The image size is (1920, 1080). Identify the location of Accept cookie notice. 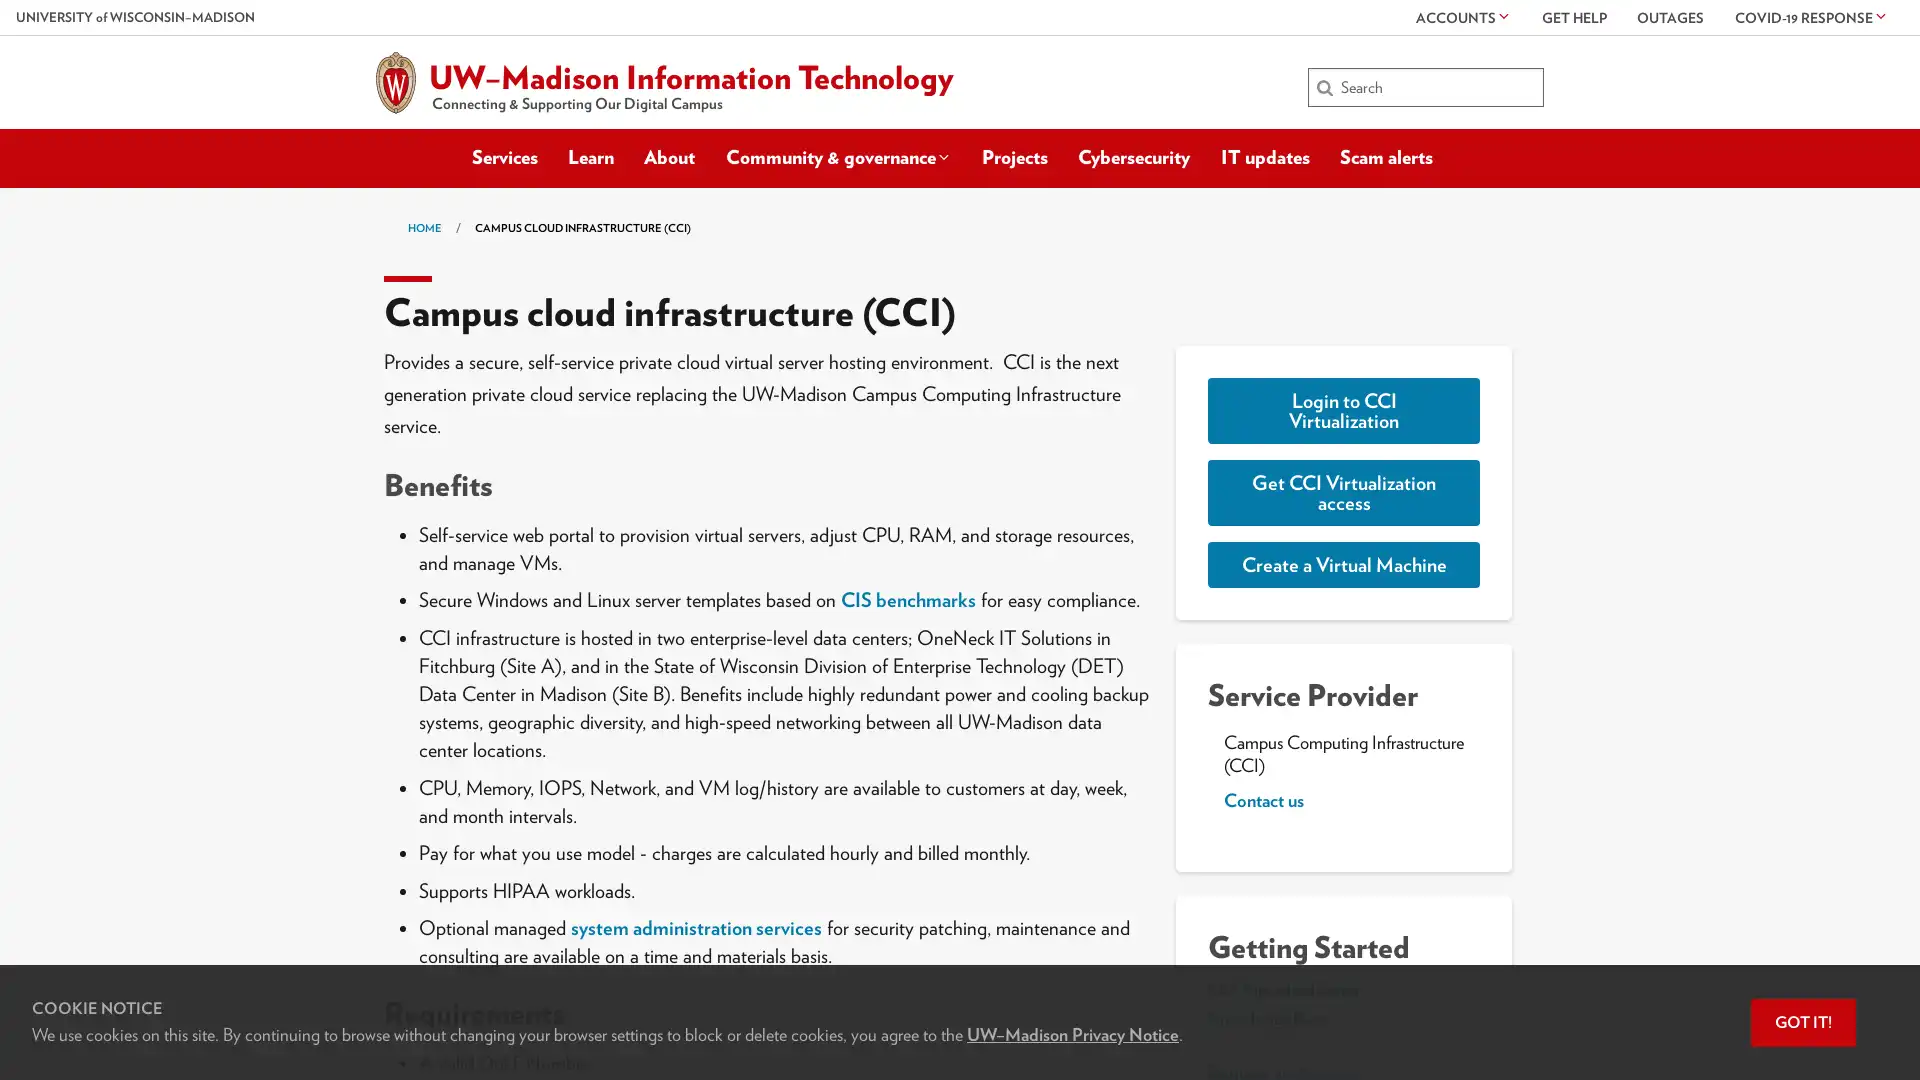
(1803, 1022).